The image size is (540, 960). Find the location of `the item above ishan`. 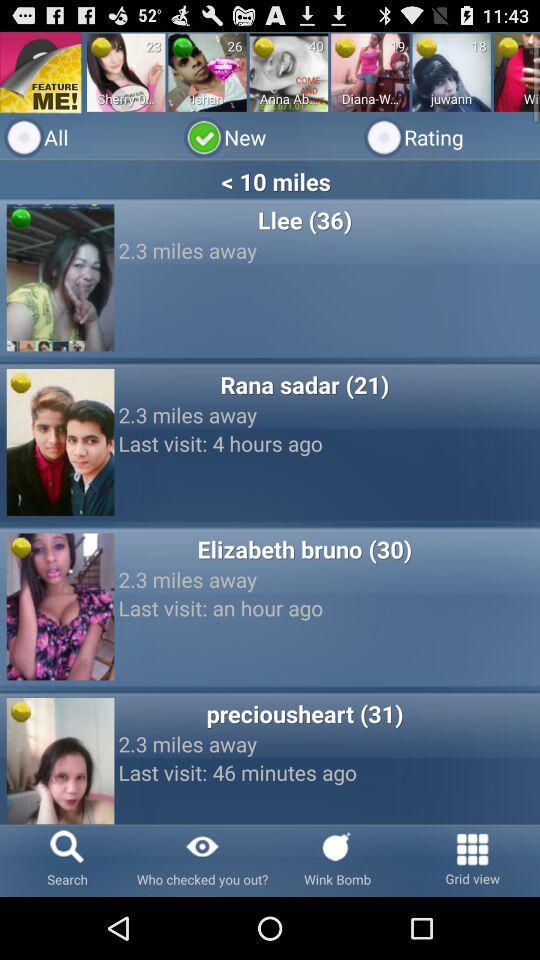

the item above ishan is located at coordinates (182, 46).